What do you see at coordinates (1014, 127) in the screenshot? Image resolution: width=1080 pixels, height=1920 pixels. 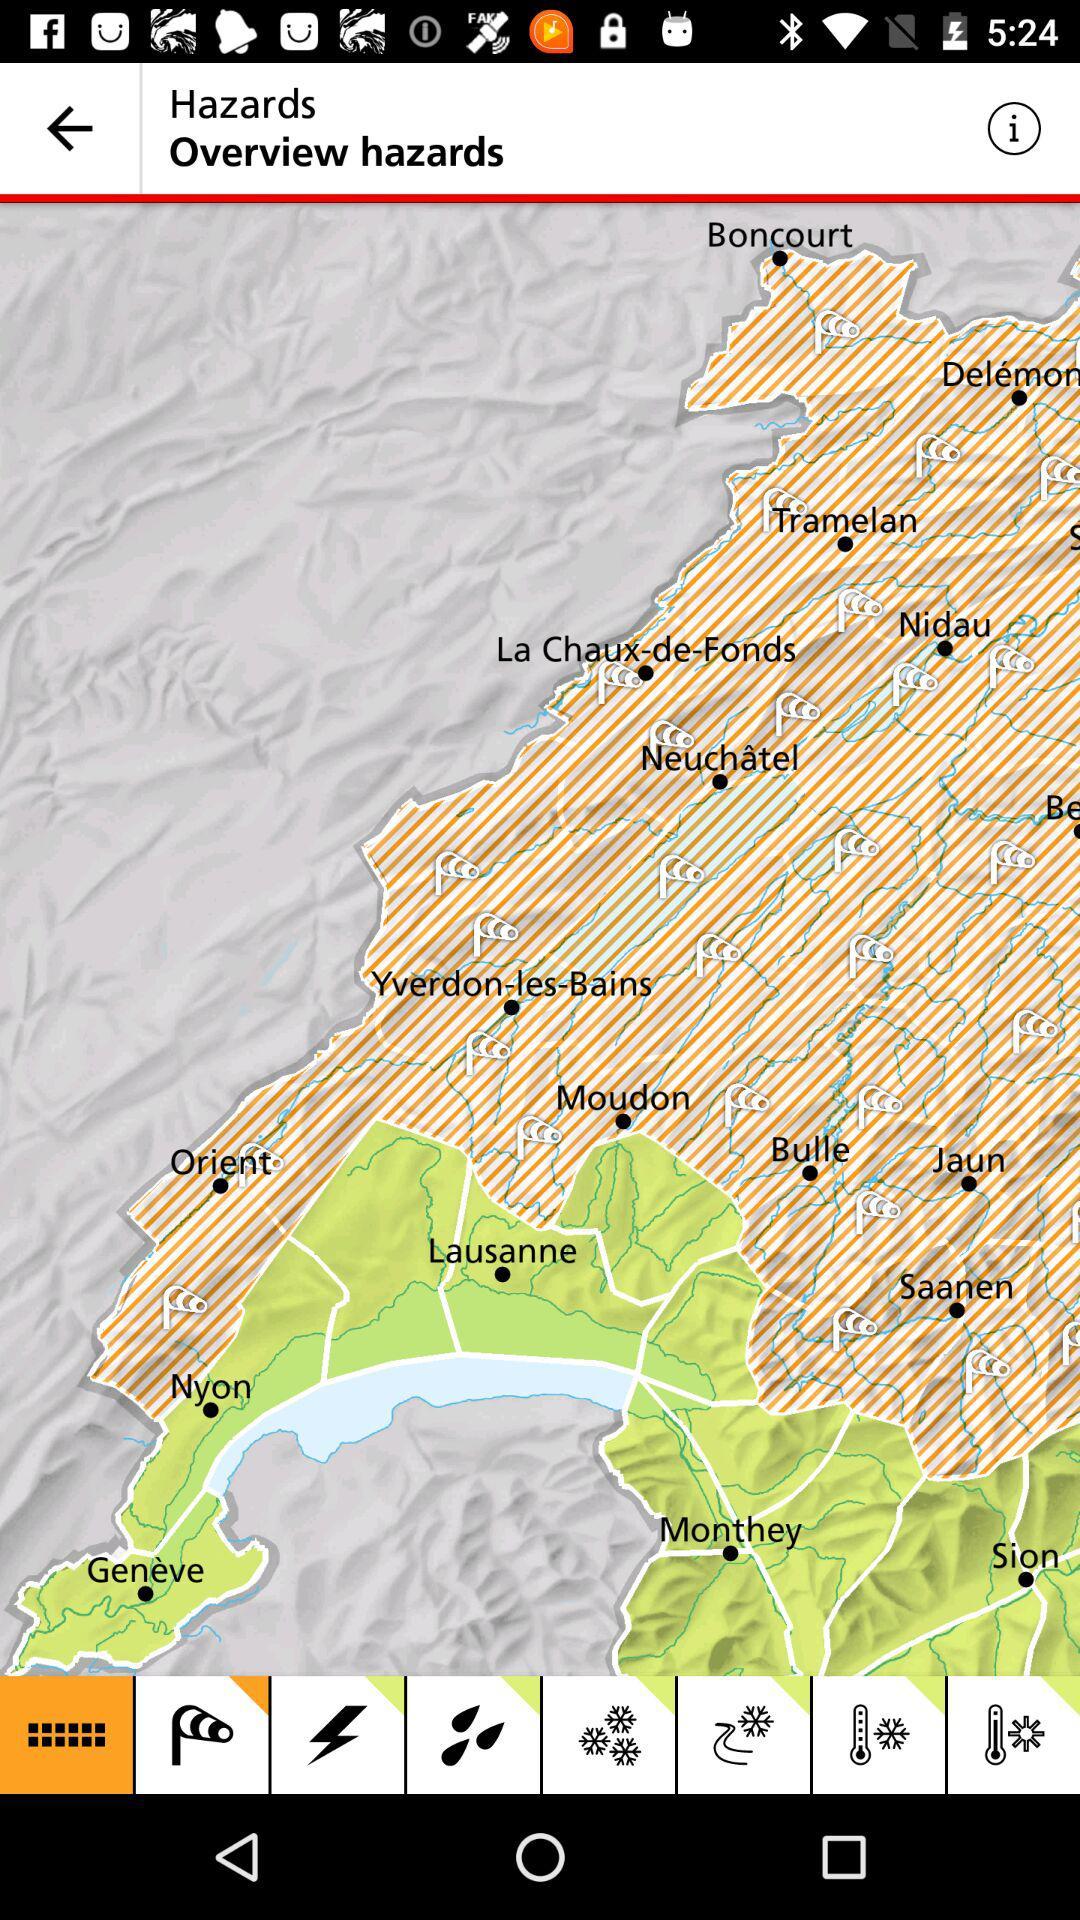 I see `the item at the top right corner` at bounding box center [1014, 127].